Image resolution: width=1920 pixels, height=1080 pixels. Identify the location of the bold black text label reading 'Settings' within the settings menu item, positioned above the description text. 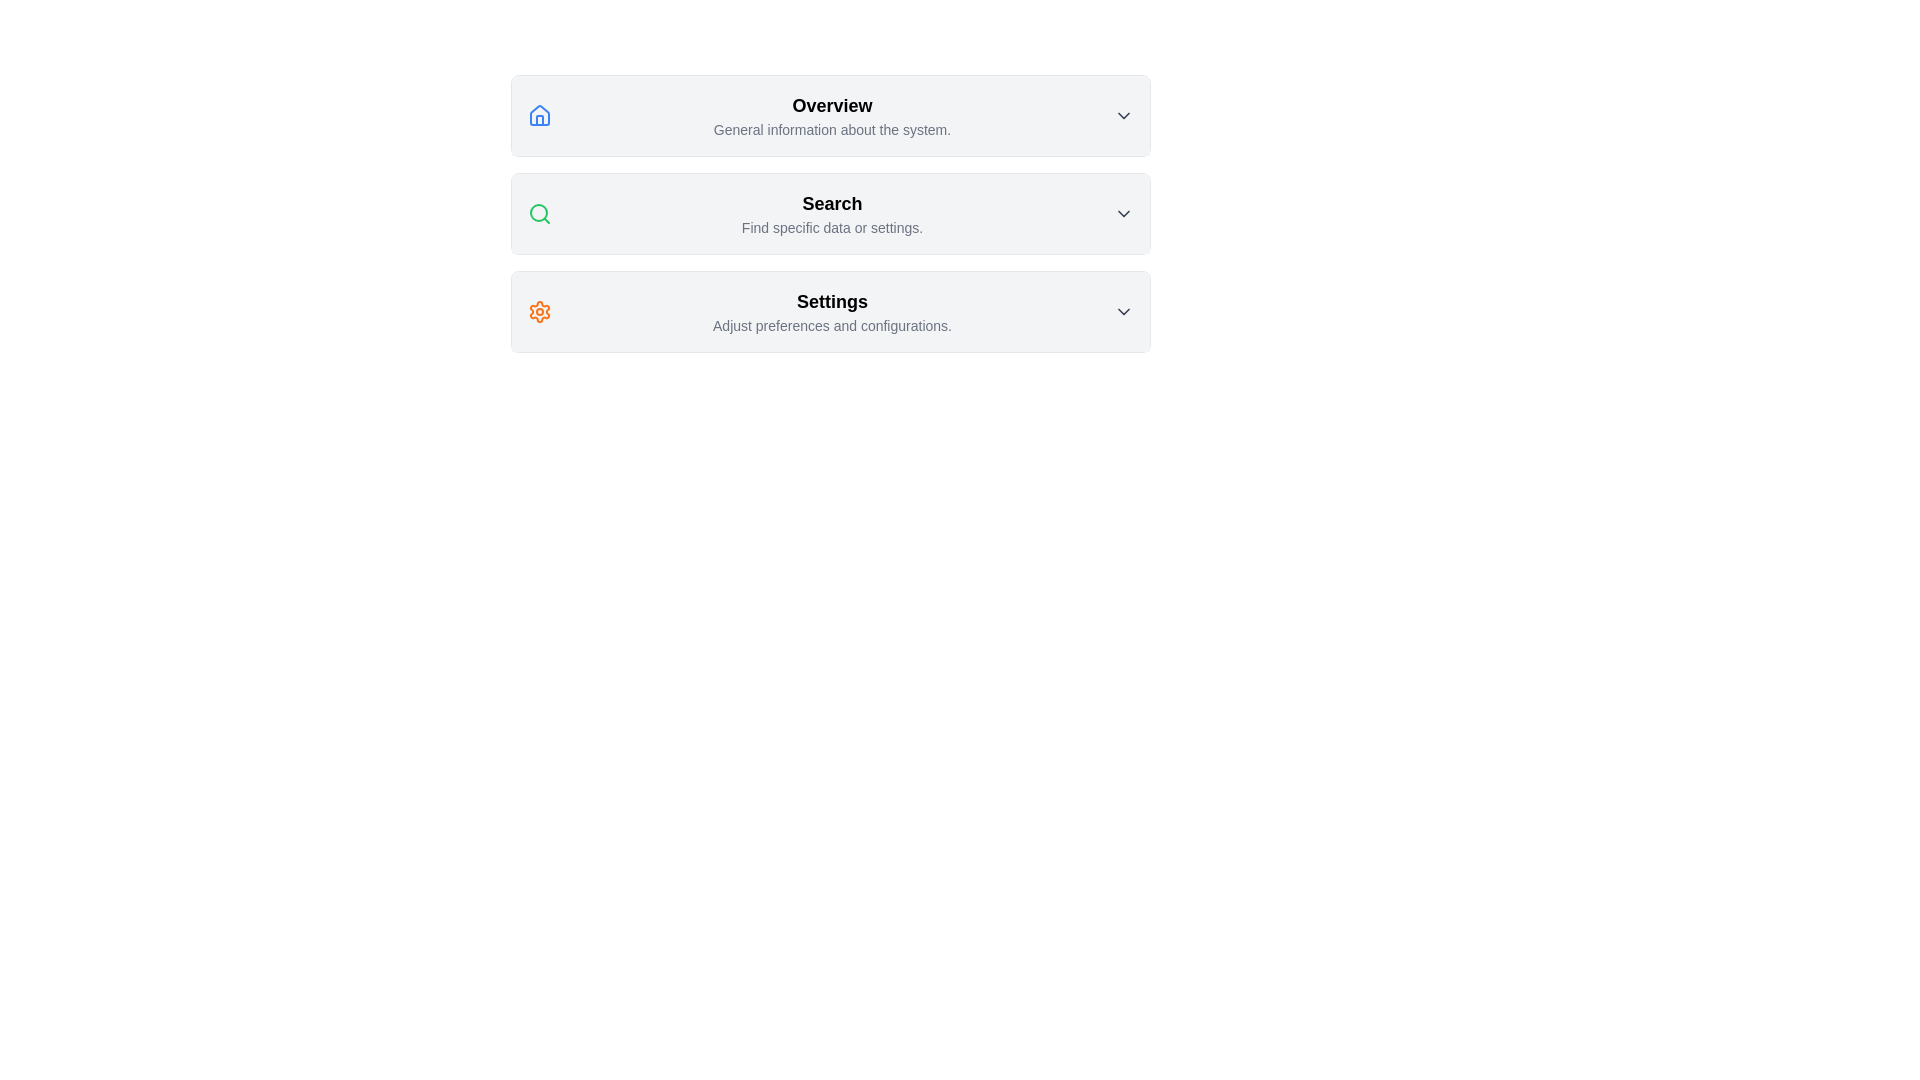
(832, 301).